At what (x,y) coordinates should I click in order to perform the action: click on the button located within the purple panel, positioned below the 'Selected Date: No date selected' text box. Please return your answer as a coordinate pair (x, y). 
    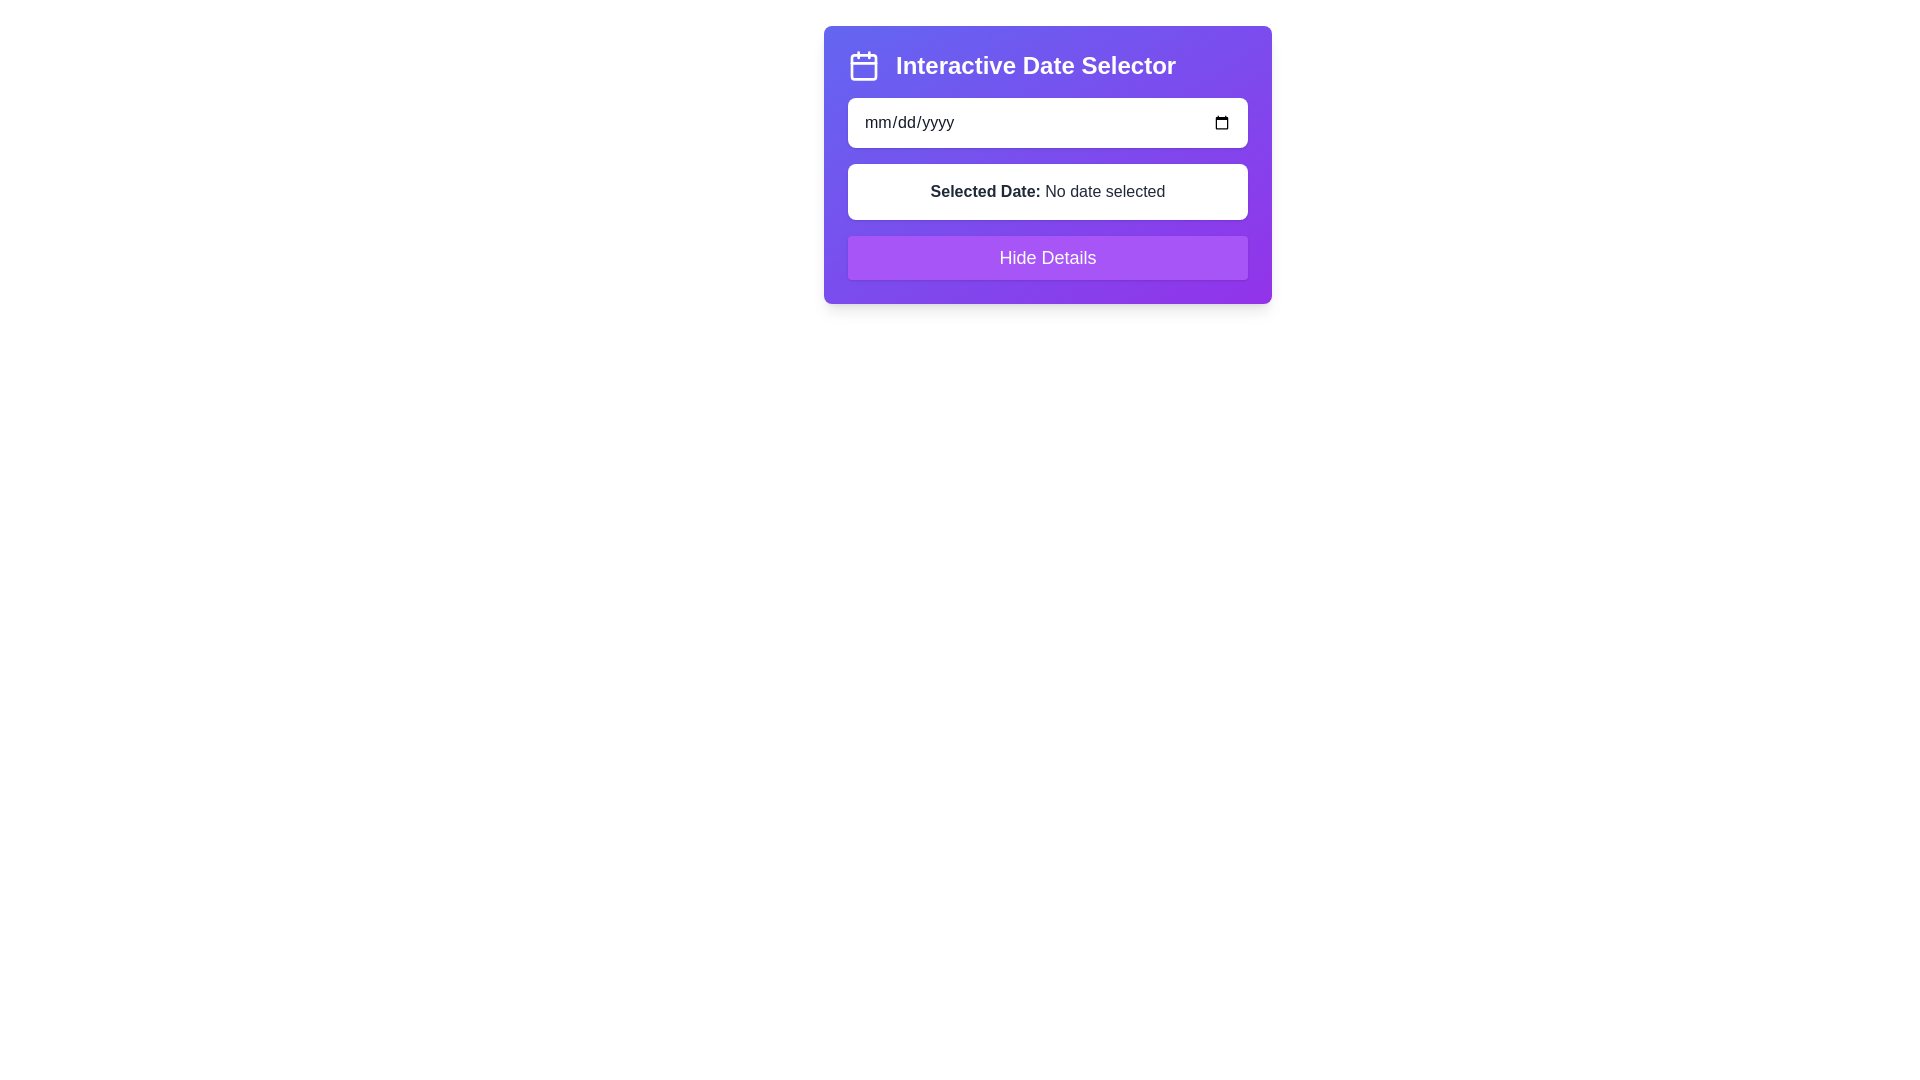
    Looking at the image, I should click on (1046, 257).